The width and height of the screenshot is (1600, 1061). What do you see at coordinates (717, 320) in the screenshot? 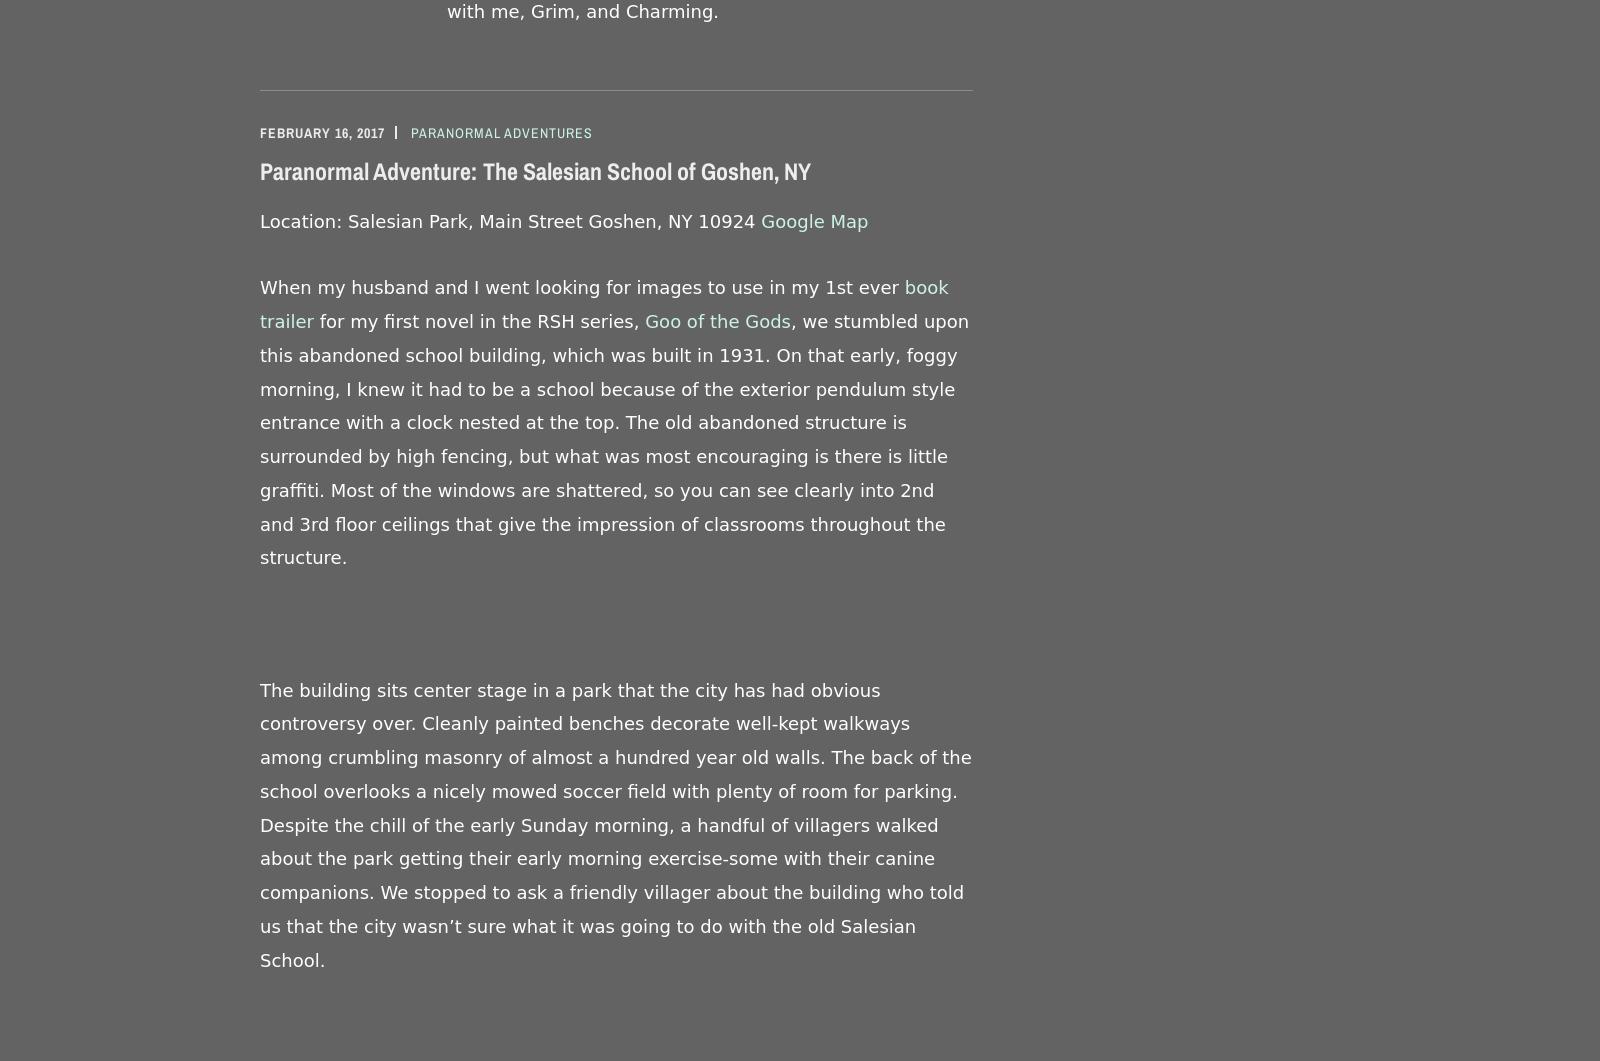
I see `'Goo of the Gods'` at bounding box center [717, 320].